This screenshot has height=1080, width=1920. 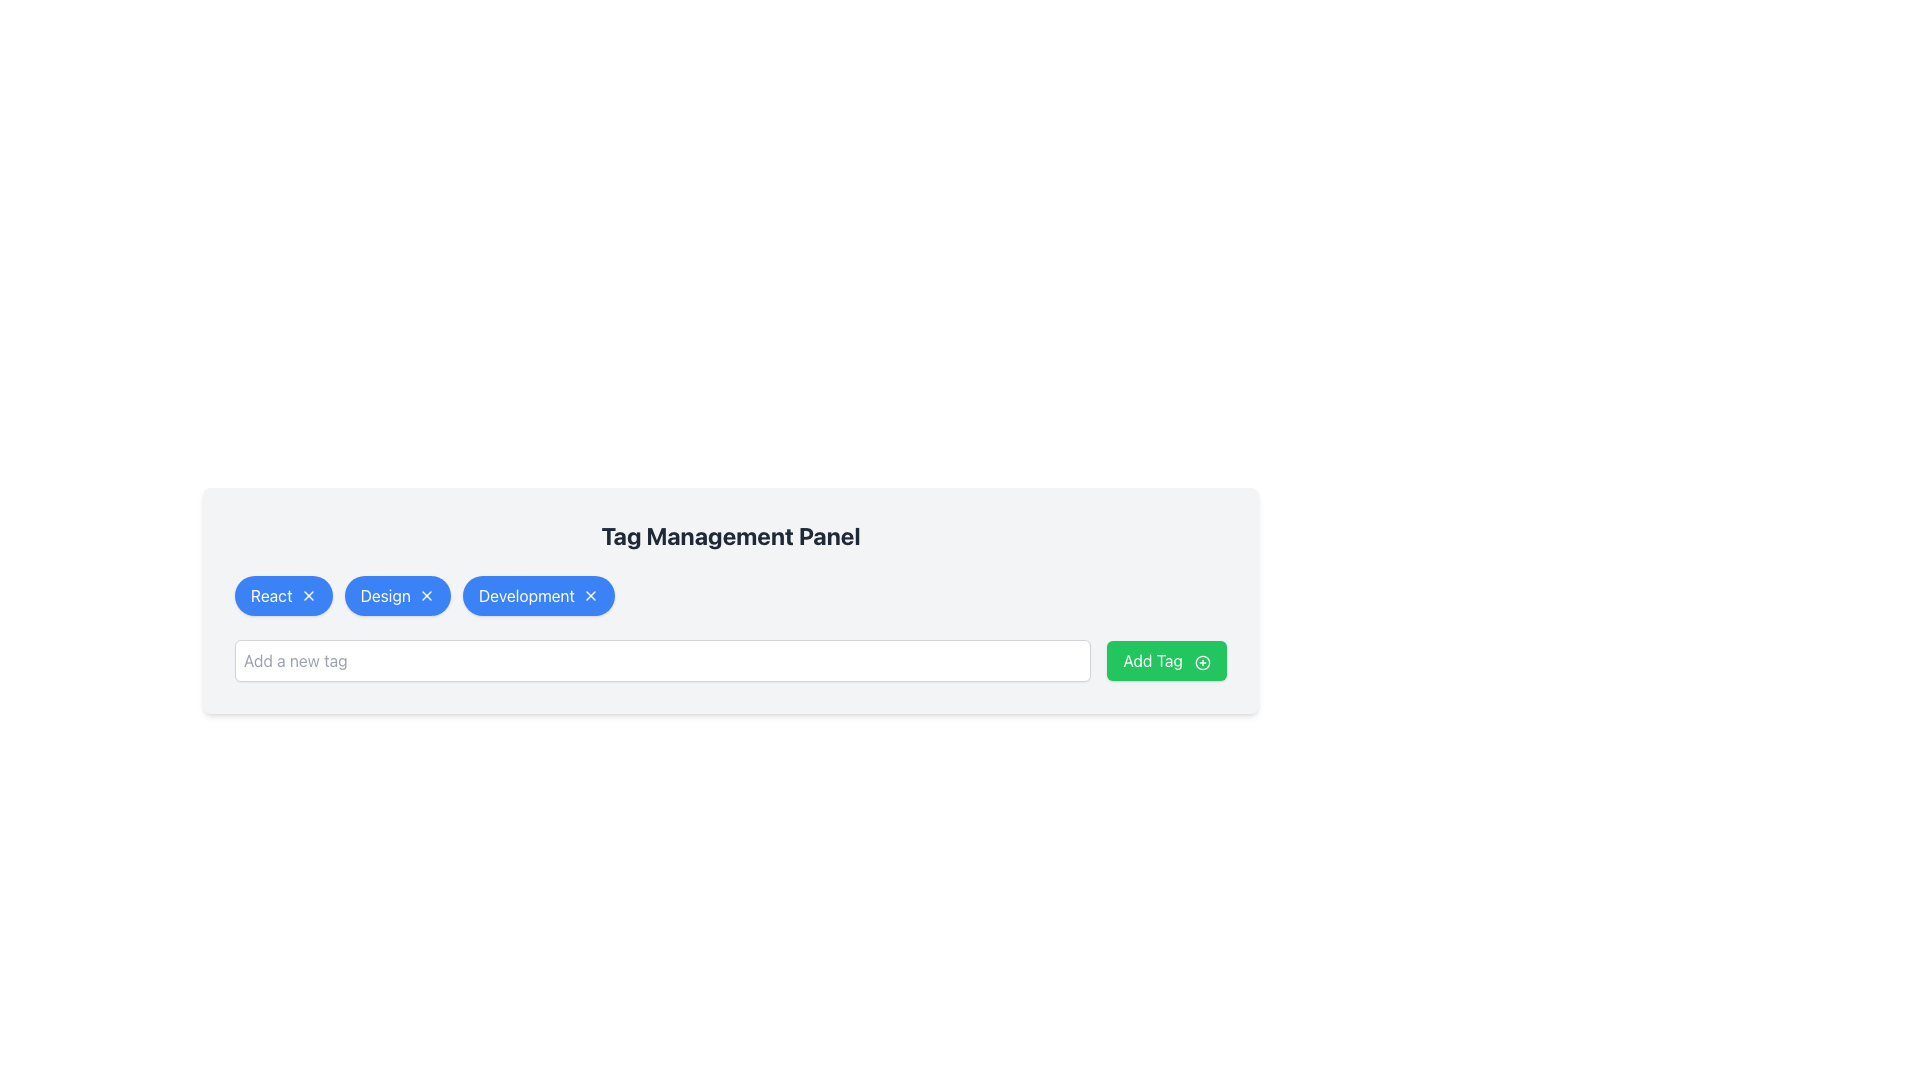 I want to click on the text label displaying the word 'Development' within a blue rounded tag in the Tag Management Panel, which is the third tag from the left and located between the 'Design' tag and a delete button, so click(x=526, y=595).